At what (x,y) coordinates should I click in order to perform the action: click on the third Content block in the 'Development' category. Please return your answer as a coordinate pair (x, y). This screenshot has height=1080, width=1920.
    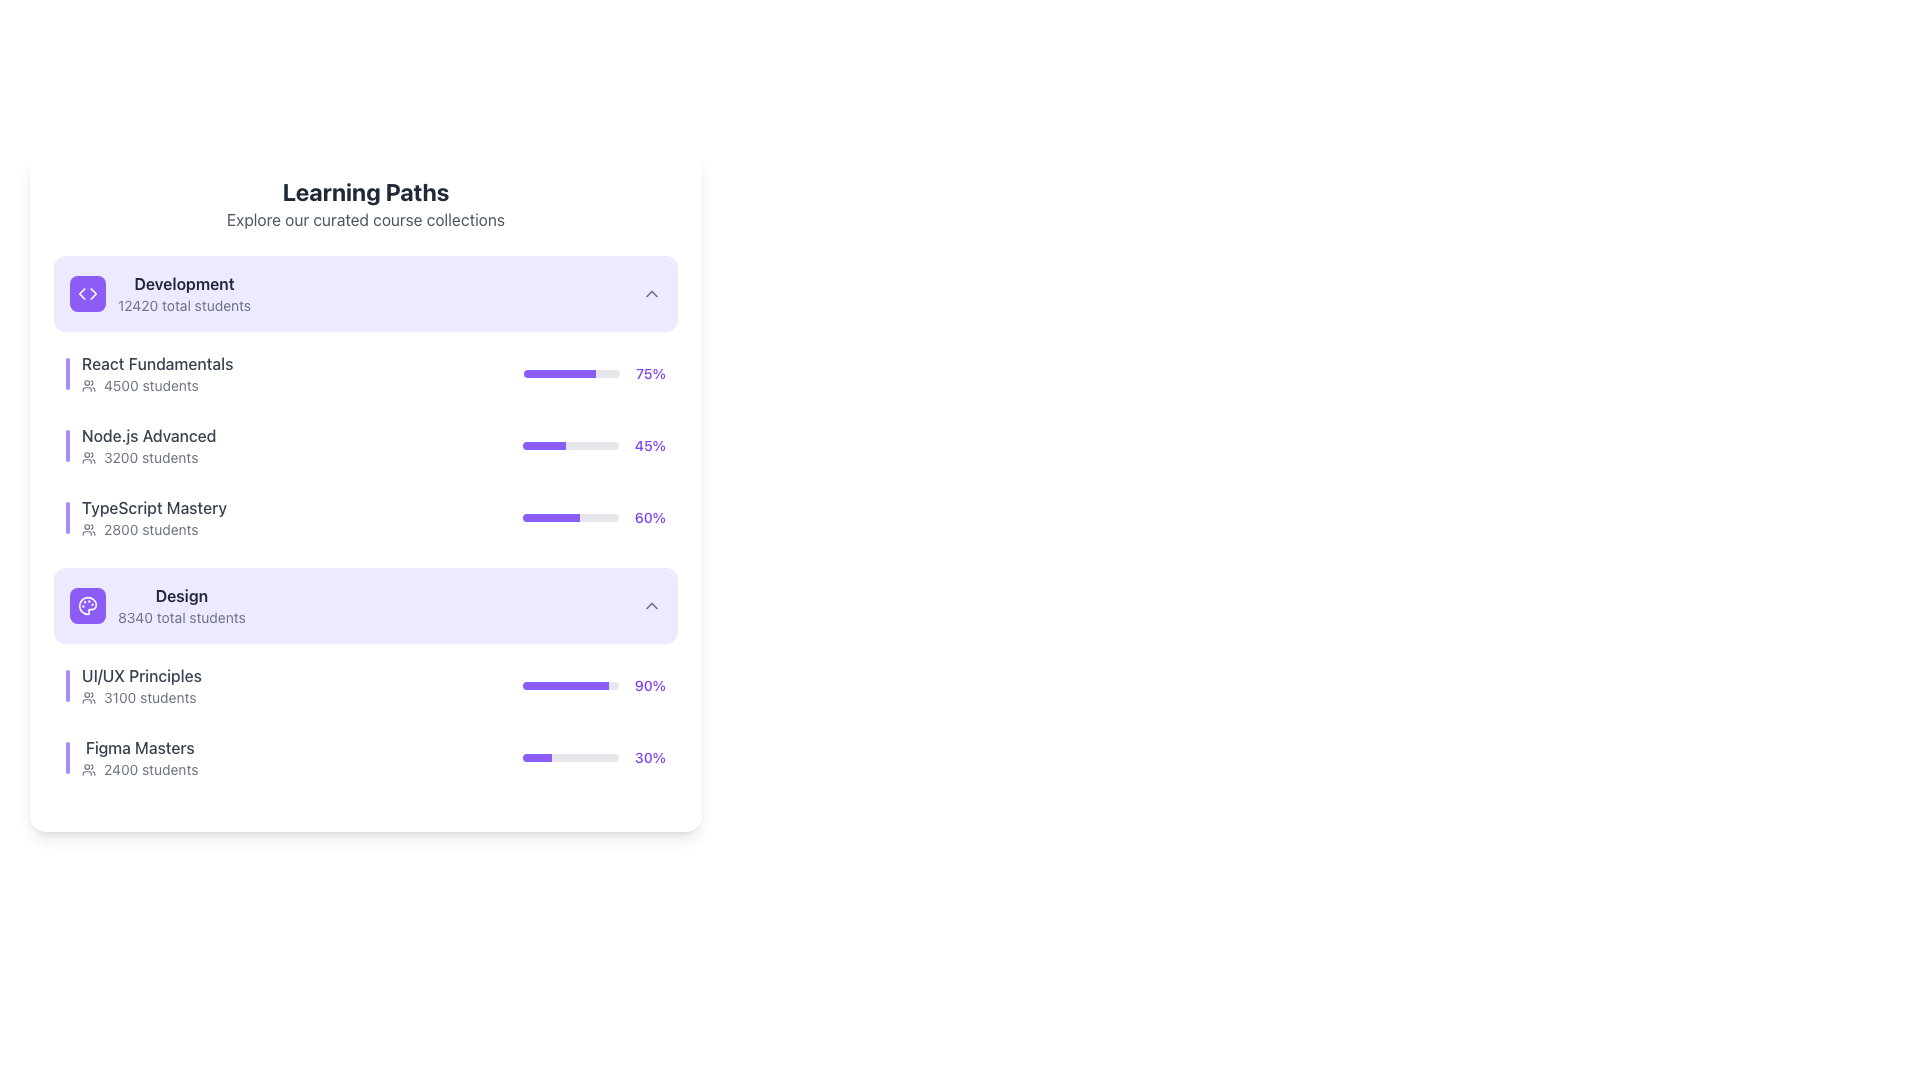
    Looking at the image, I should click on (365, 404).